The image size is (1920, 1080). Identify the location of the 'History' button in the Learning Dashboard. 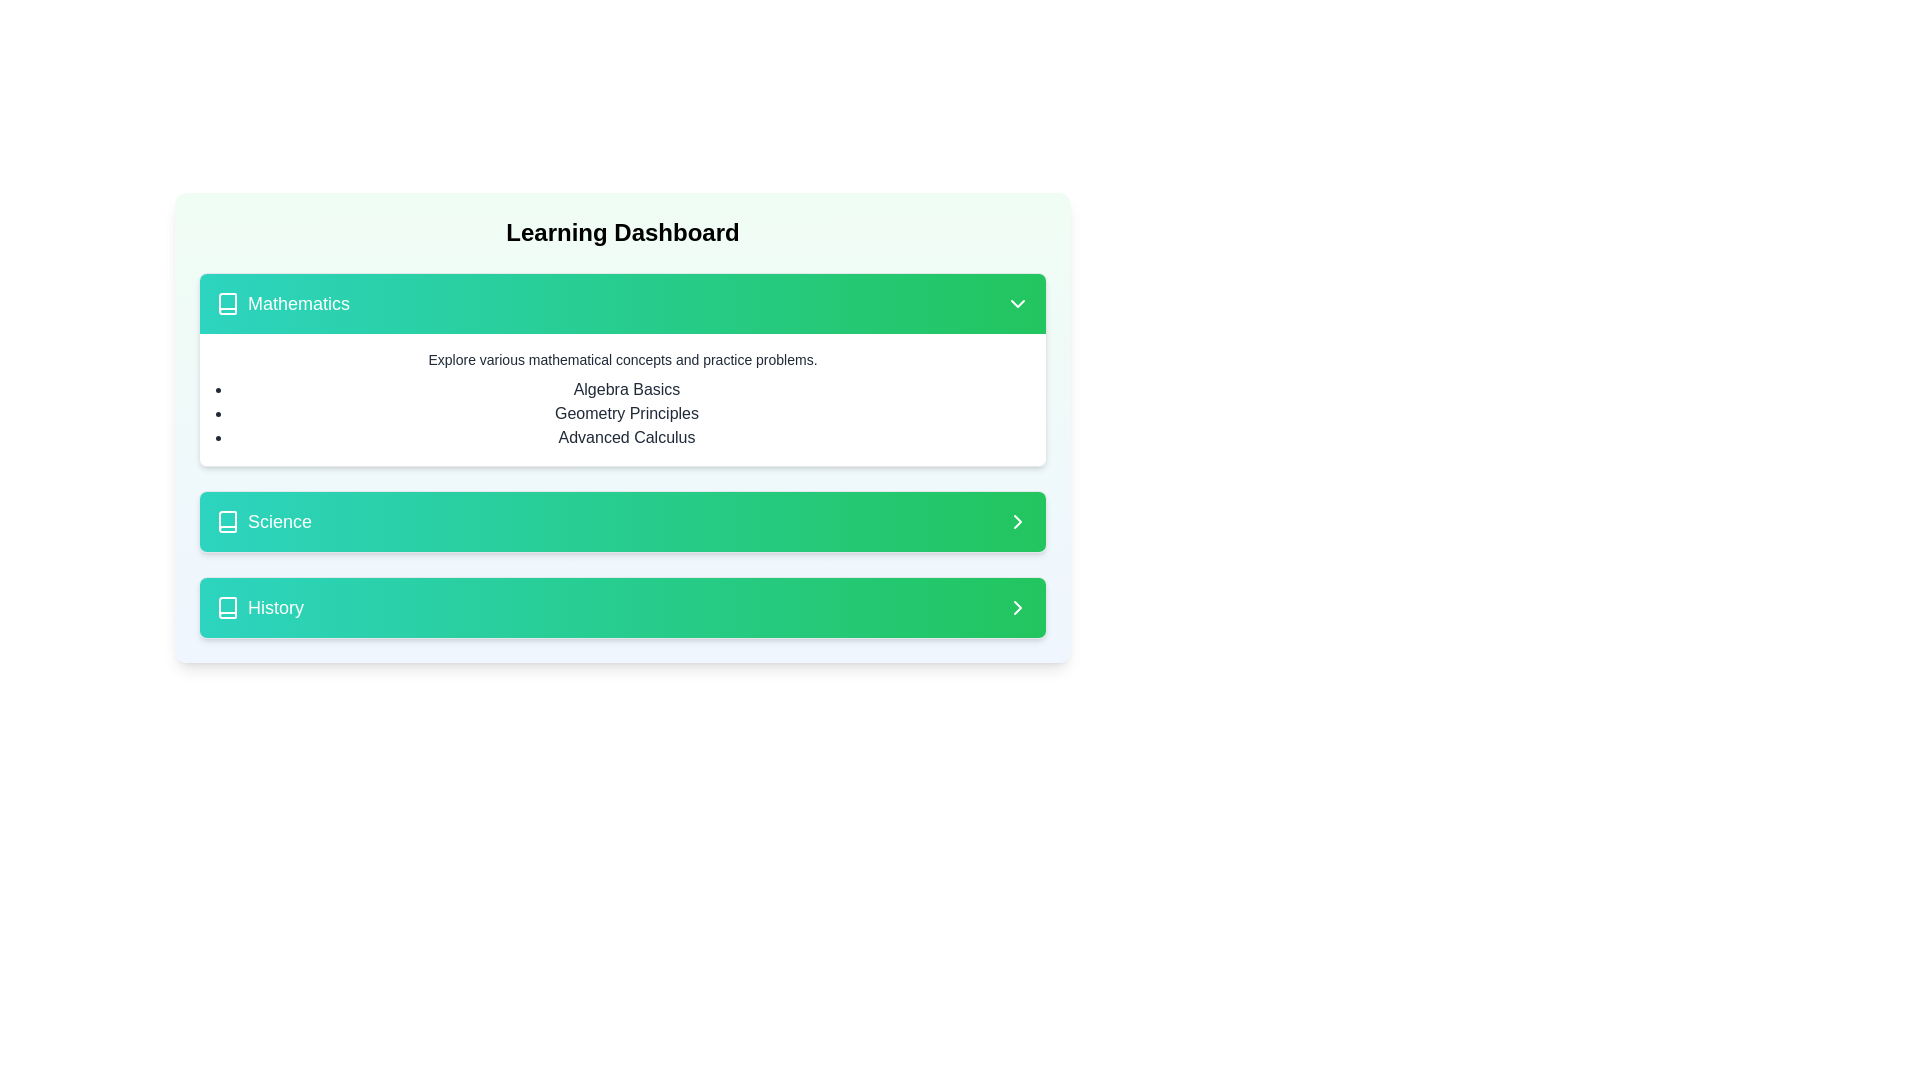
(622, 607).